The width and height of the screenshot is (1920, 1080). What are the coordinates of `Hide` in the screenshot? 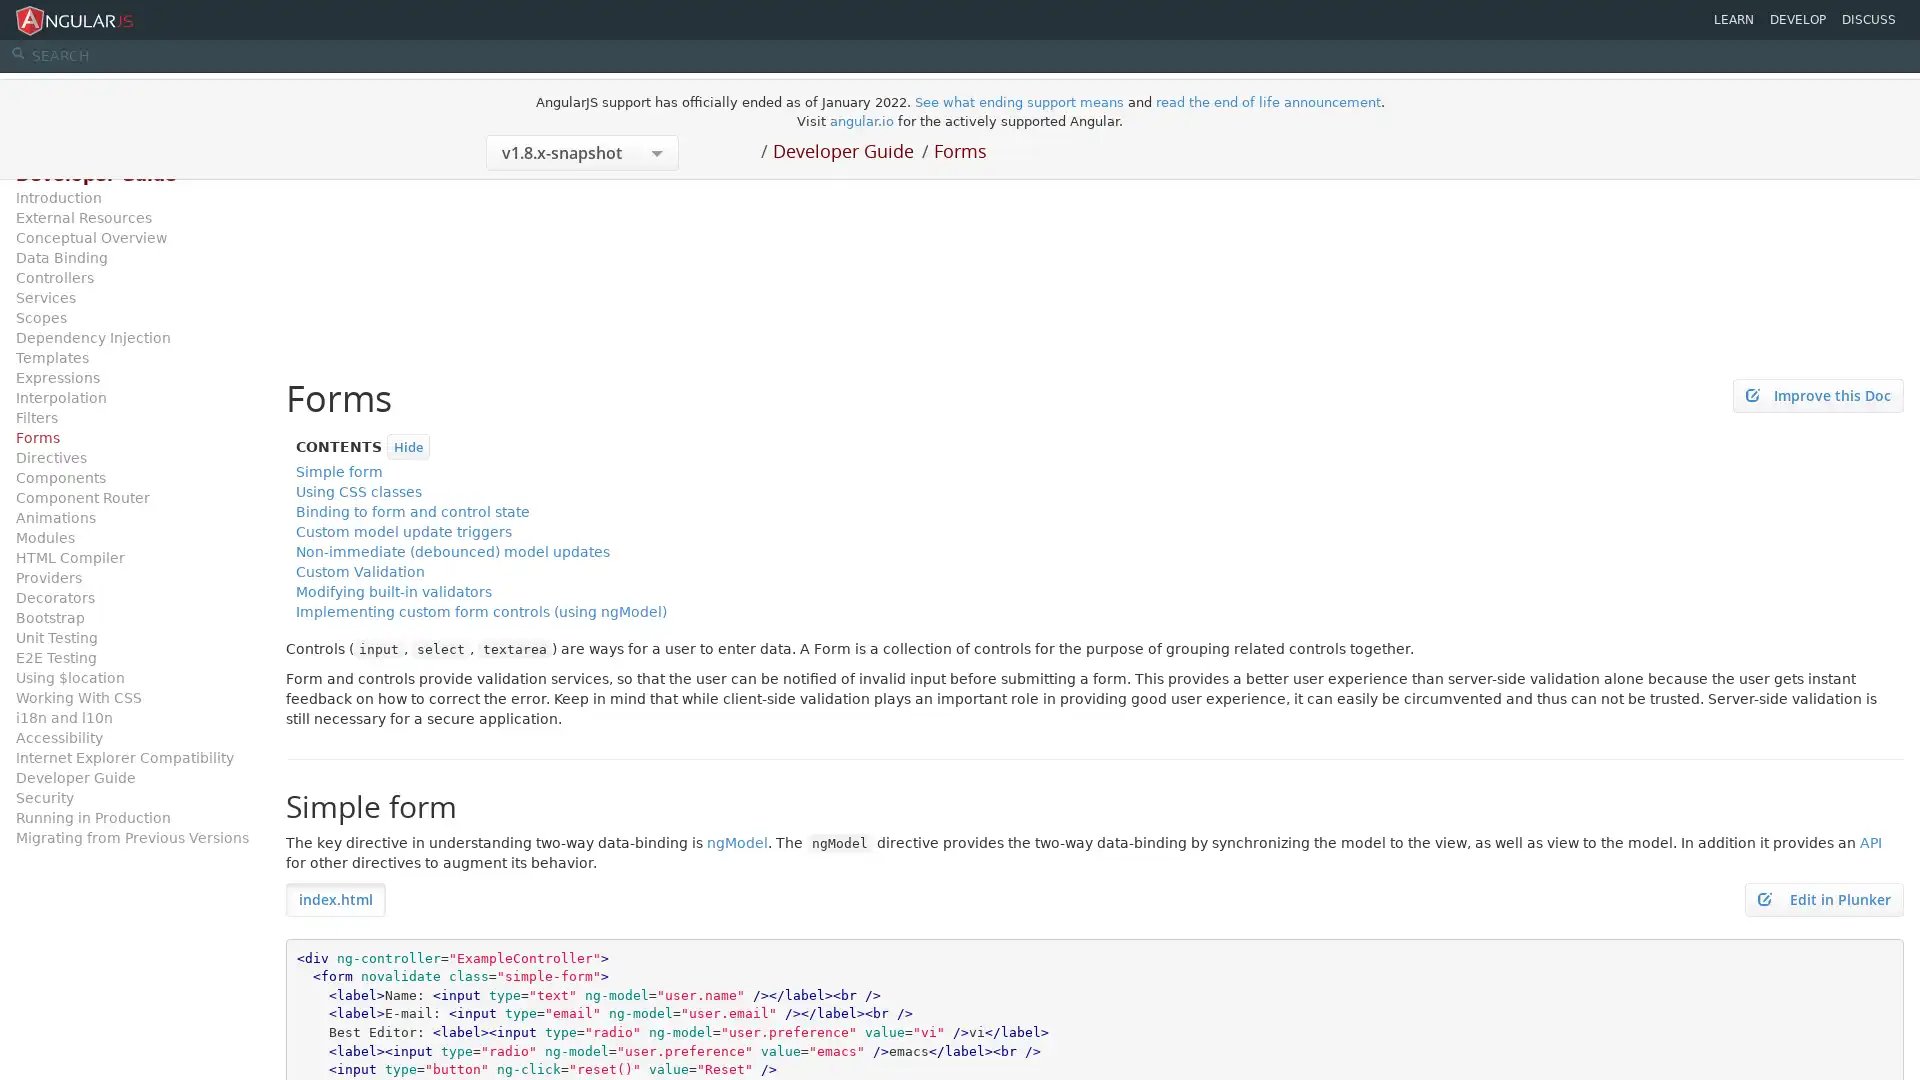 It's located at (407, 445).